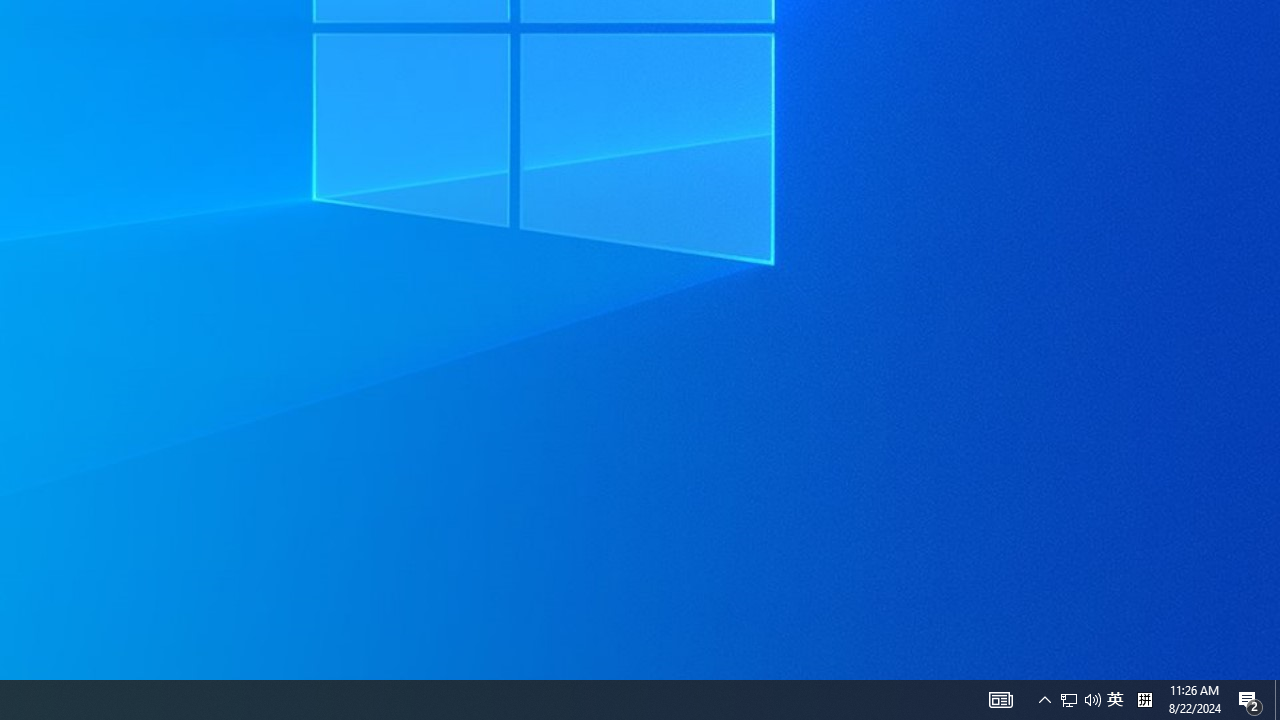 This screenshot has width=1280, height=720. I want to click on 'Show desktop', so click(1276, 698).